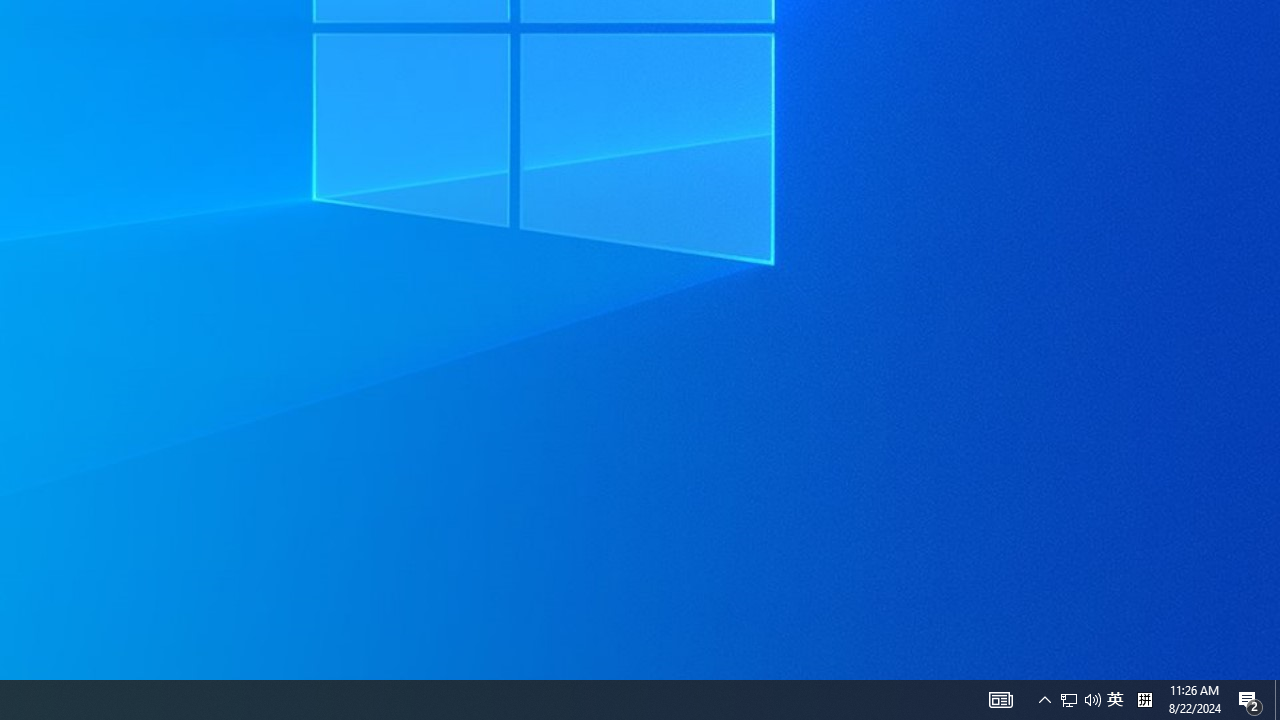 This screenshot has width=1280, height=720. I want to click on 'Show desktop', so click(1276, 698).